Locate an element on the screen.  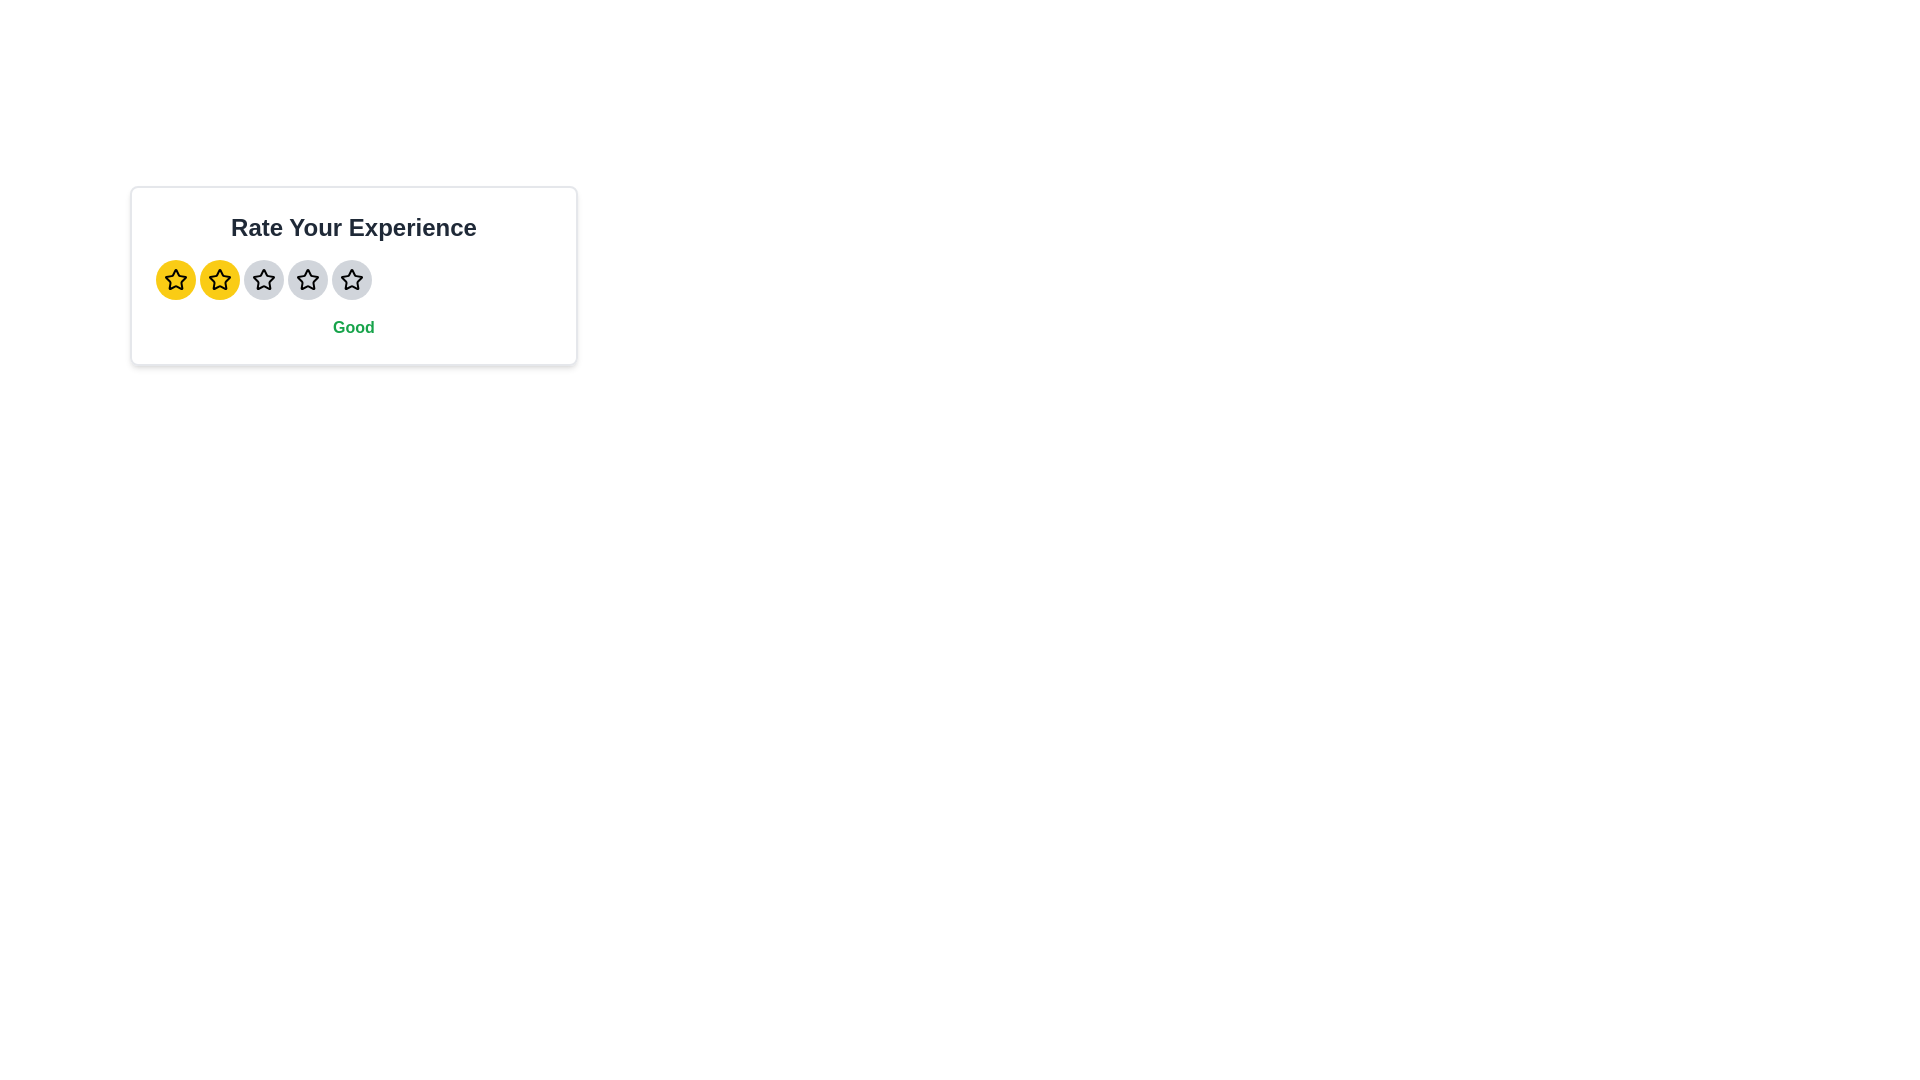
the circular gray button with a black outlined star icon is located at coordinates (351, 280).